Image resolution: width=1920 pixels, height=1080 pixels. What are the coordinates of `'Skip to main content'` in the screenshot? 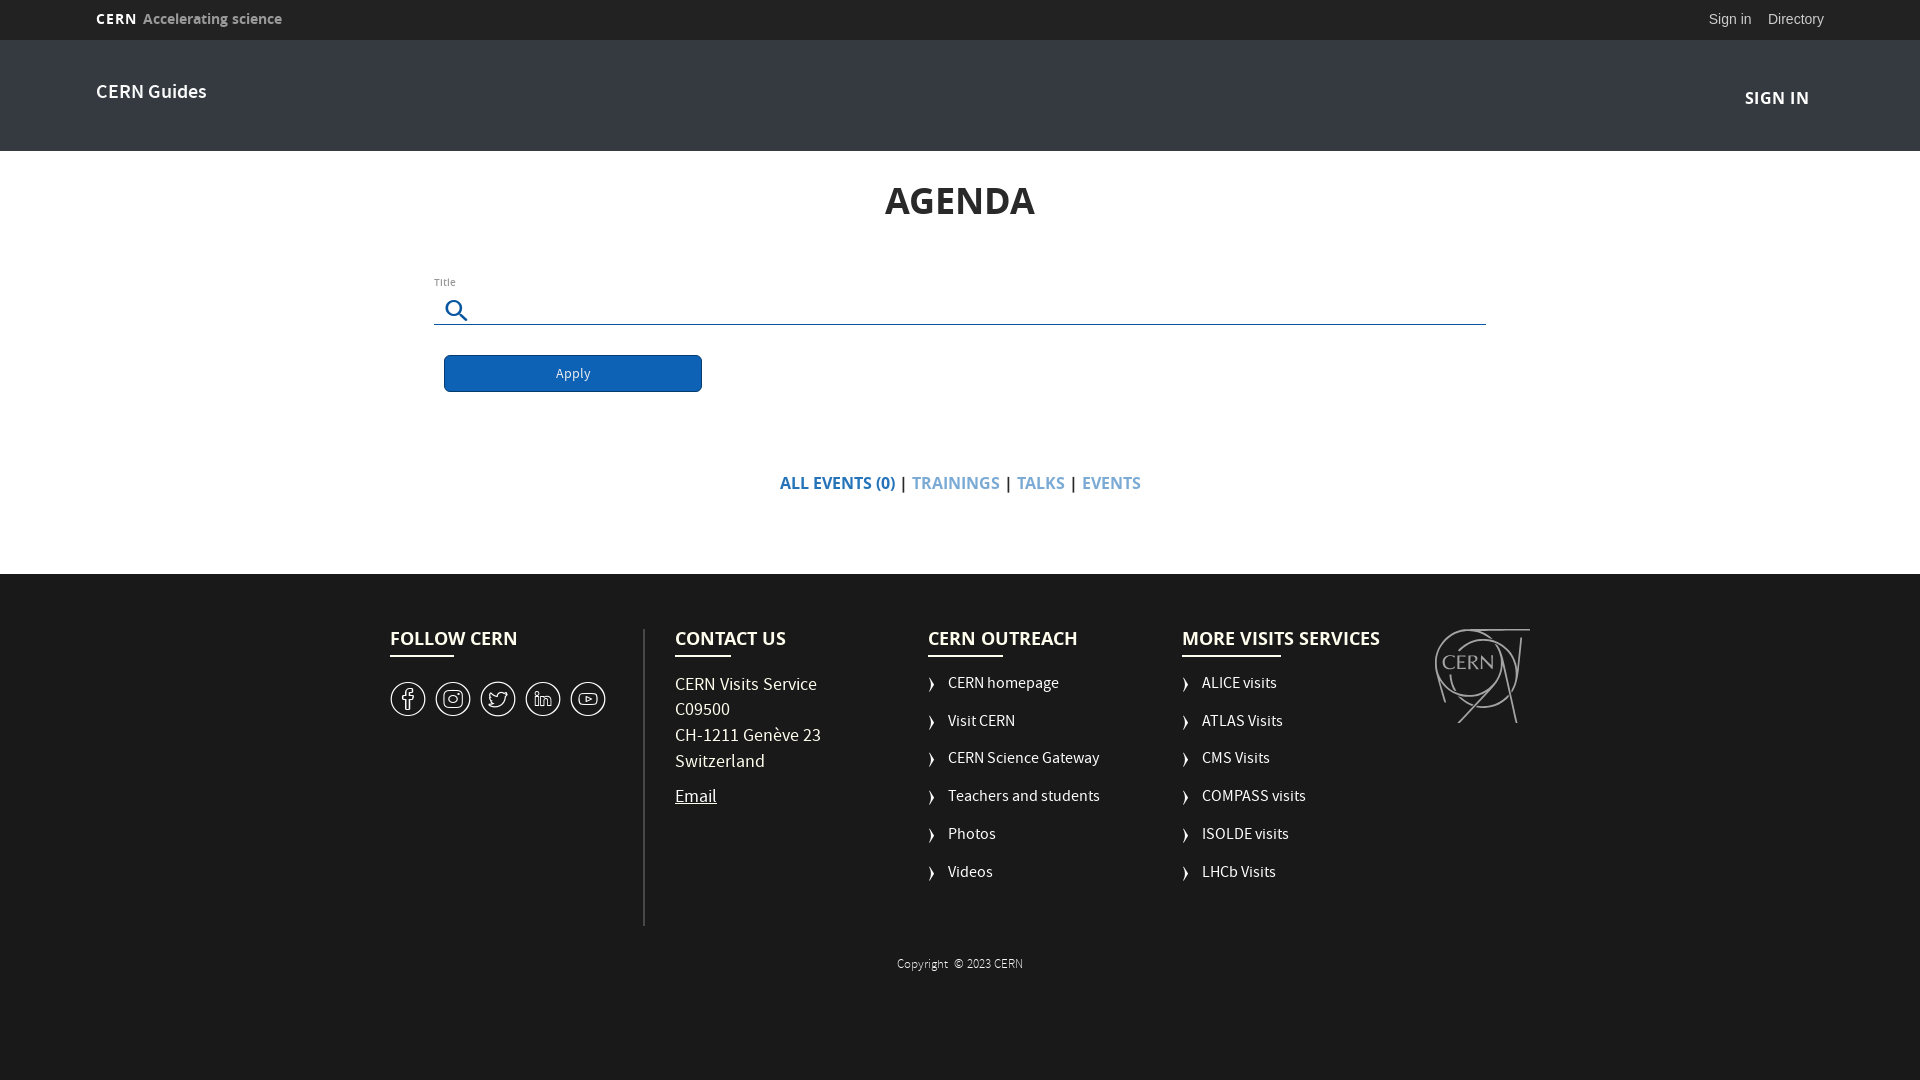 It's located at (0, 40).